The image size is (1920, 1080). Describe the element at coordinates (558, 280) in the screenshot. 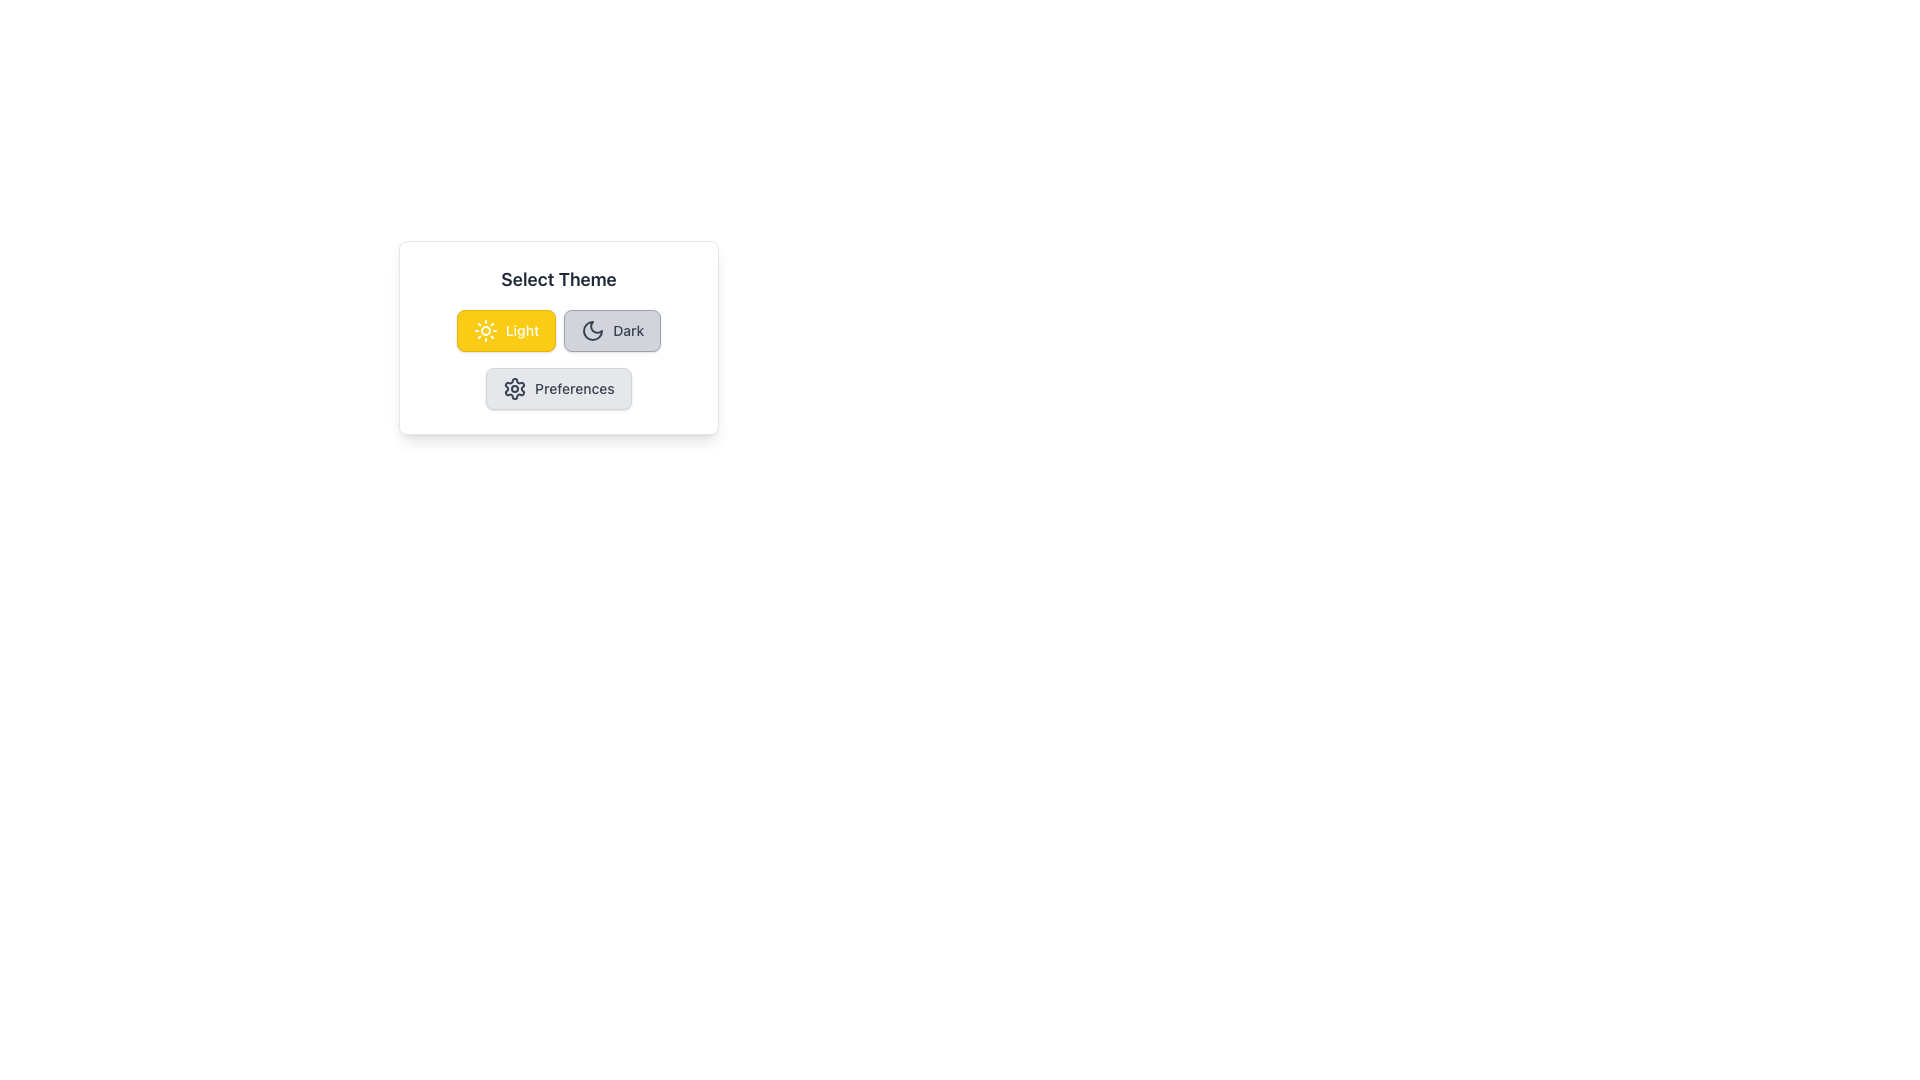

I see `the 'Select Theme' text label, which is prominently displayed in a large, bold font in dark gray color, located at the top of its containing card` at that location.